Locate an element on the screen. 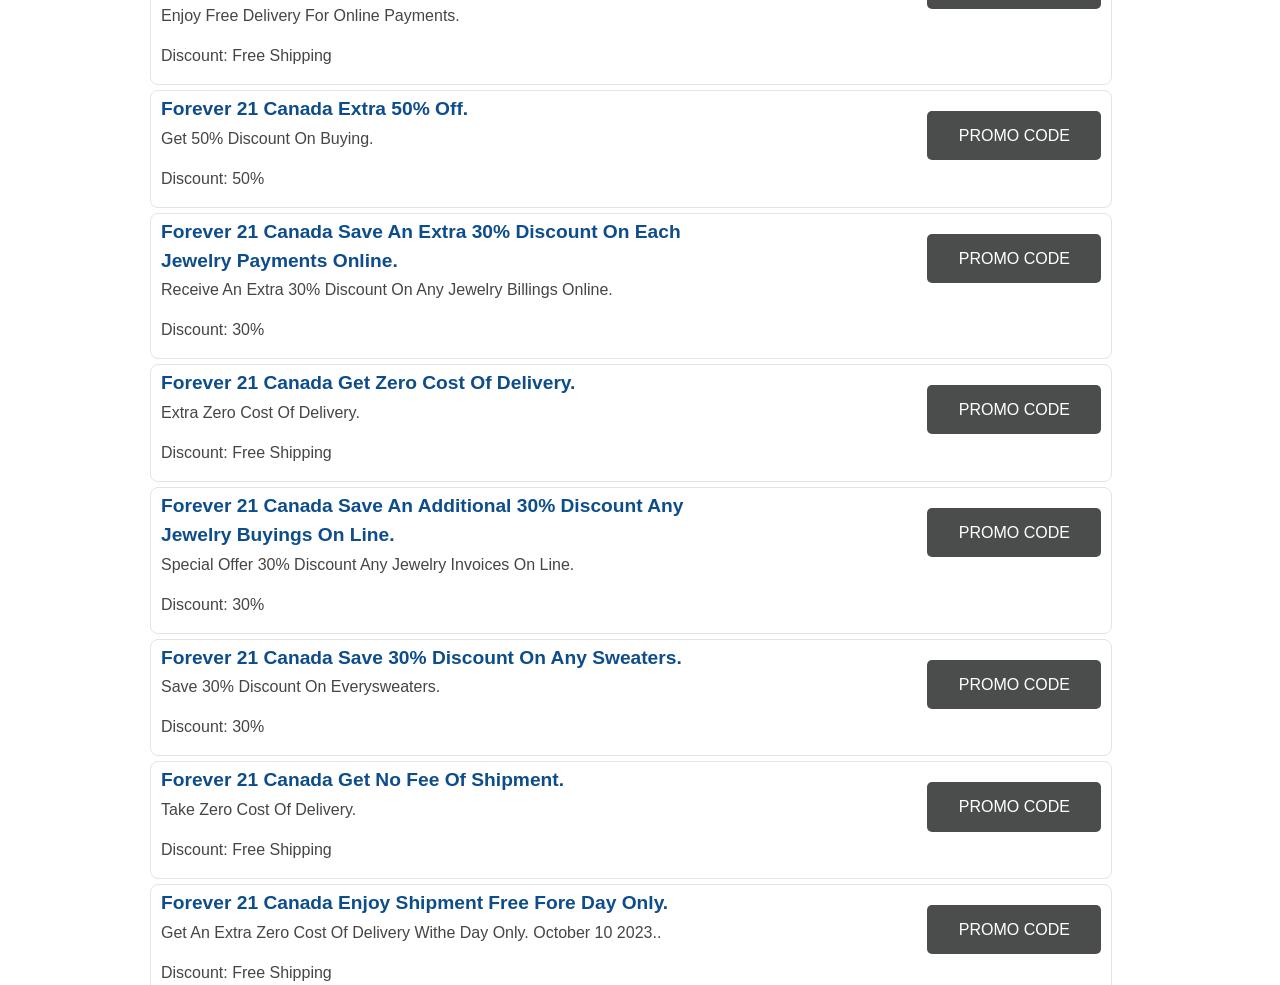 Image resolution: width=1280 pixels, height=985 pixels. 'Forever 21 Canada Extra 50% Off.' is located at coordinates (313, 107).